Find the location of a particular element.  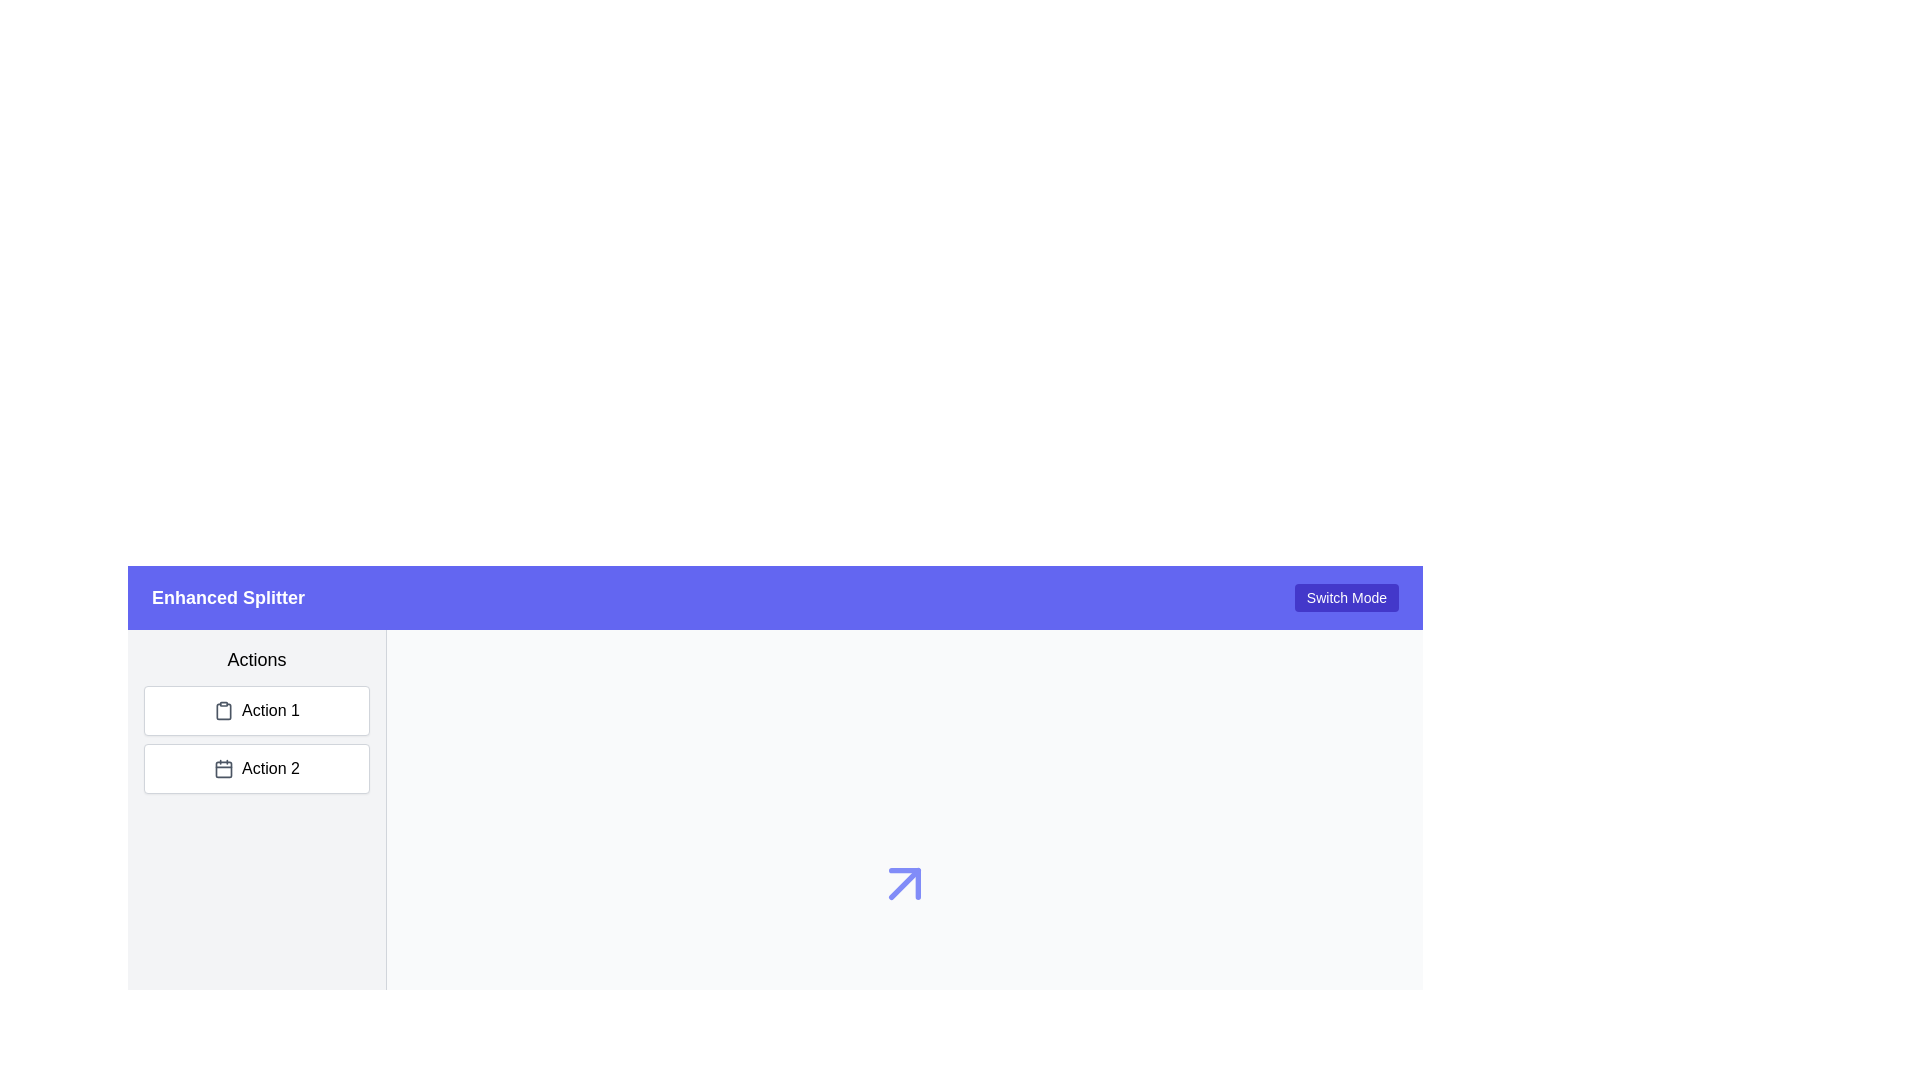

the square SVG shape that is part of the calendar icon, specifically the main body of the calendar located inside the second button labeled 'Action 2' in the 'Actions' column is located at coordinates (224, 768).